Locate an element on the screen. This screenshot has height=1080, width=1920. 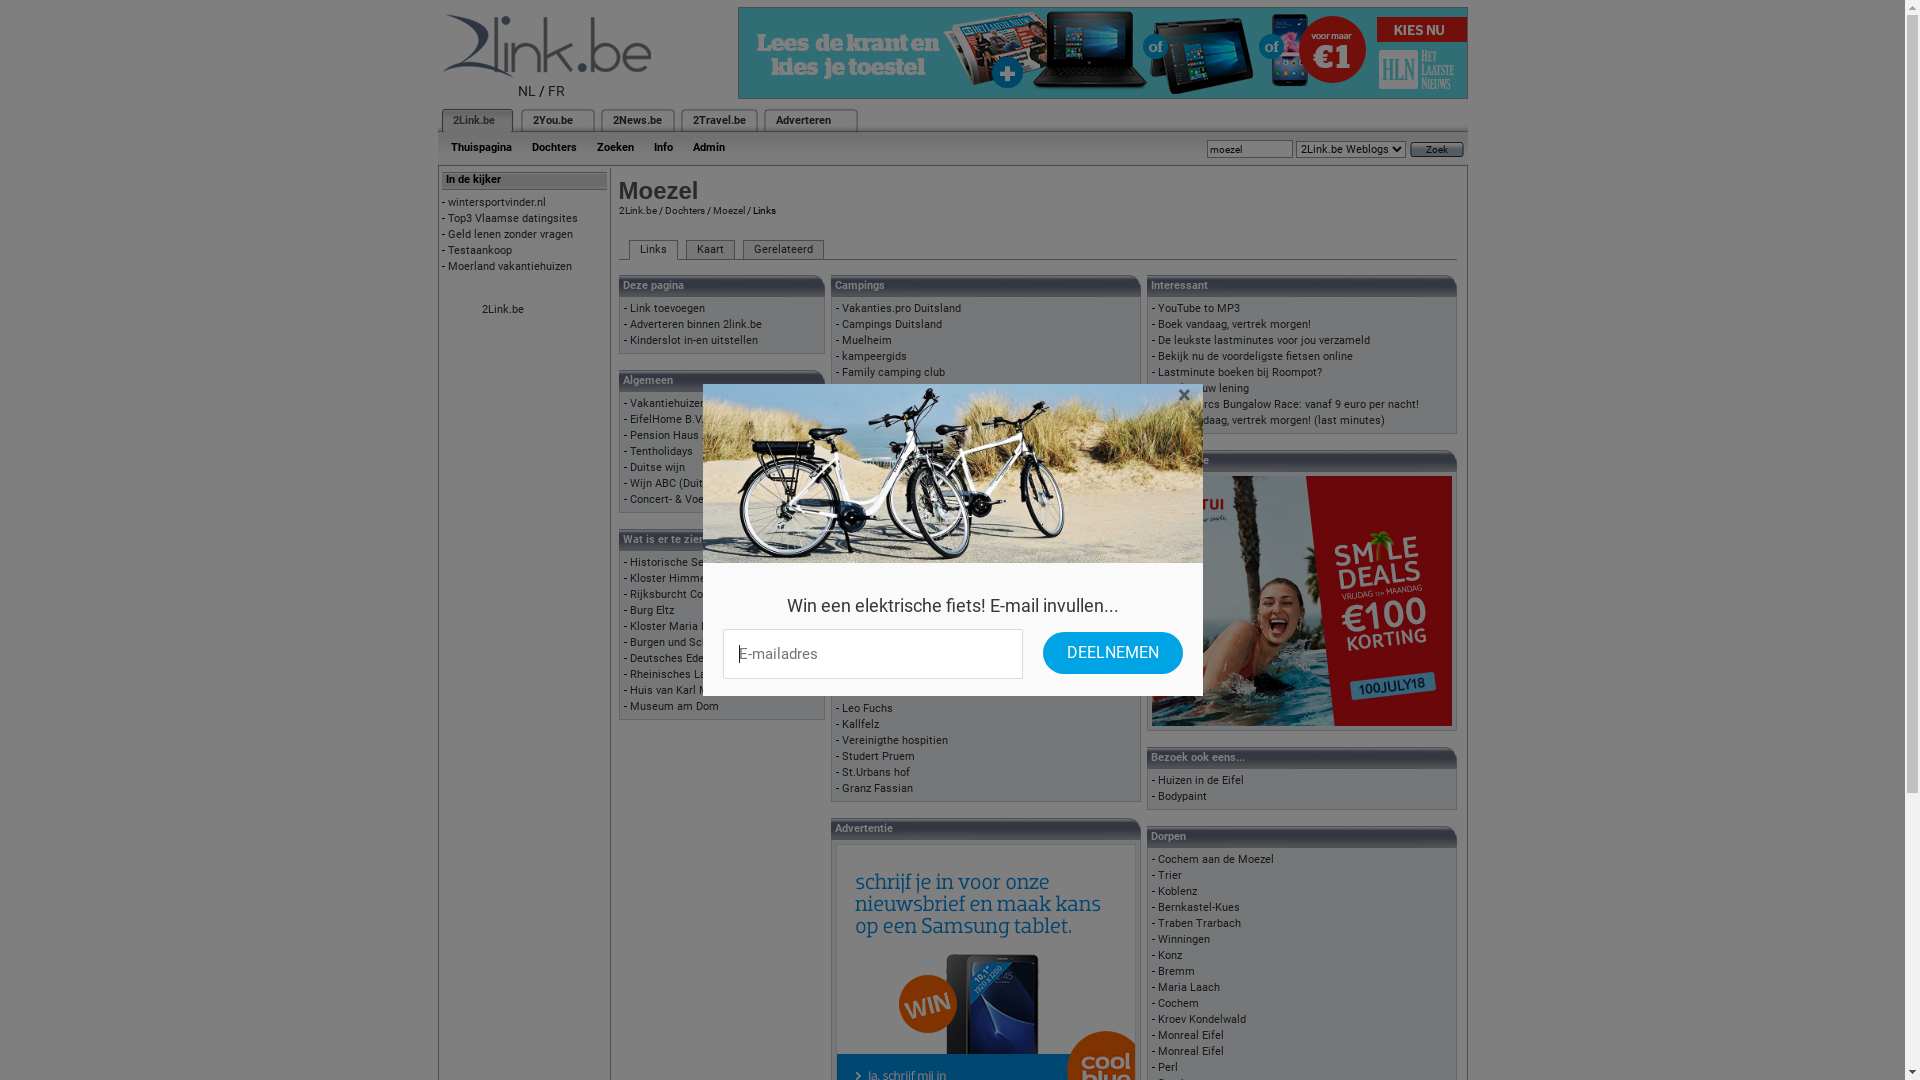
'Kinderslot in-en uitstellen' is located at coordinates (694, 339).